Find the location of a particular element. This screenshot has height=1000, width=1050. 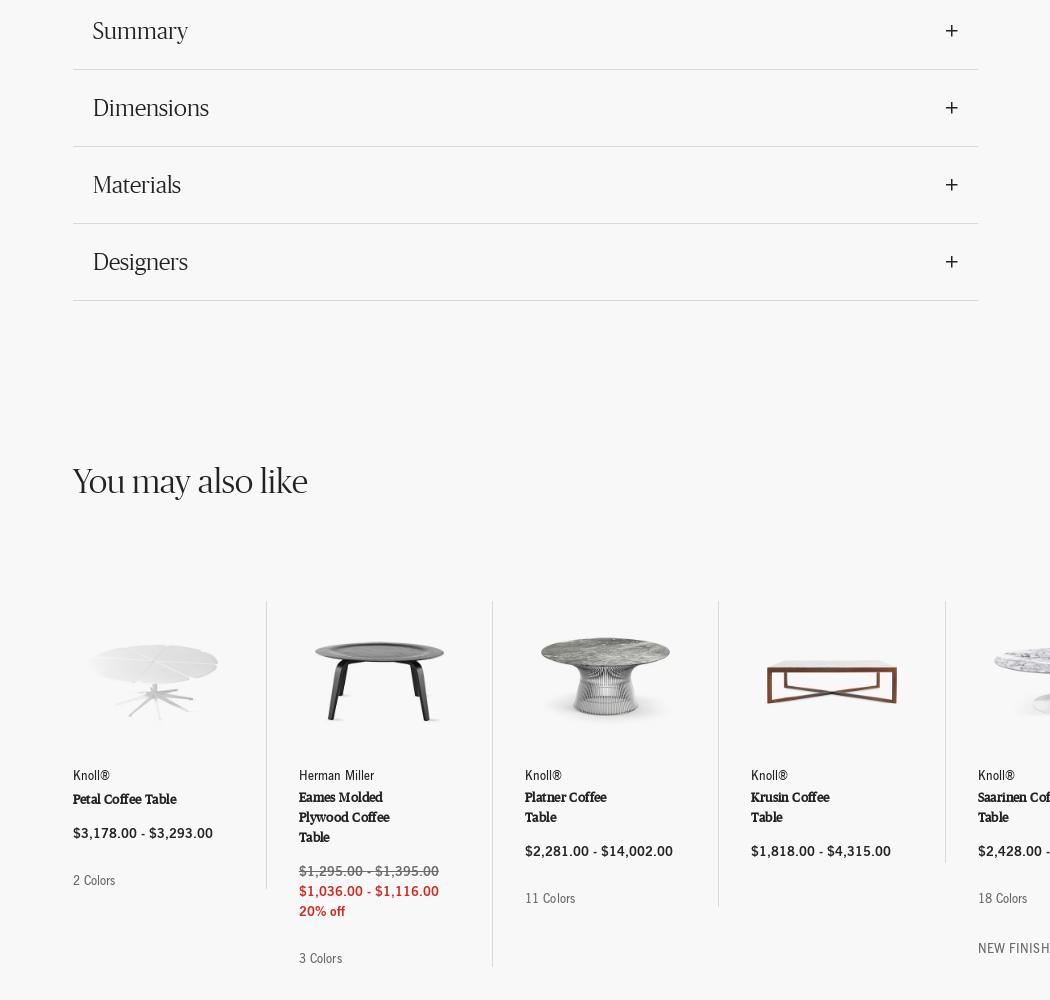

'Summary' is located at coordinates (138, 30).